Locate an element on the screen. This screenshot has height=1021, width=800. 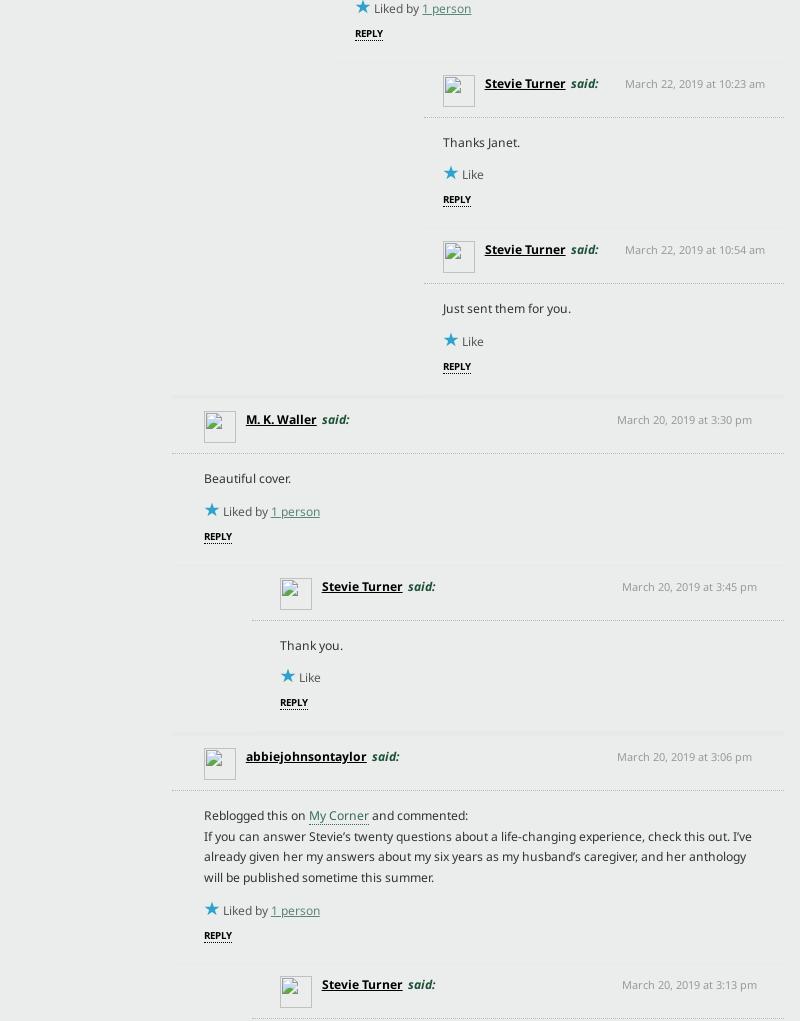
'March 20, 2019 at 3:45 pm' is located at coordinates (688, 584).